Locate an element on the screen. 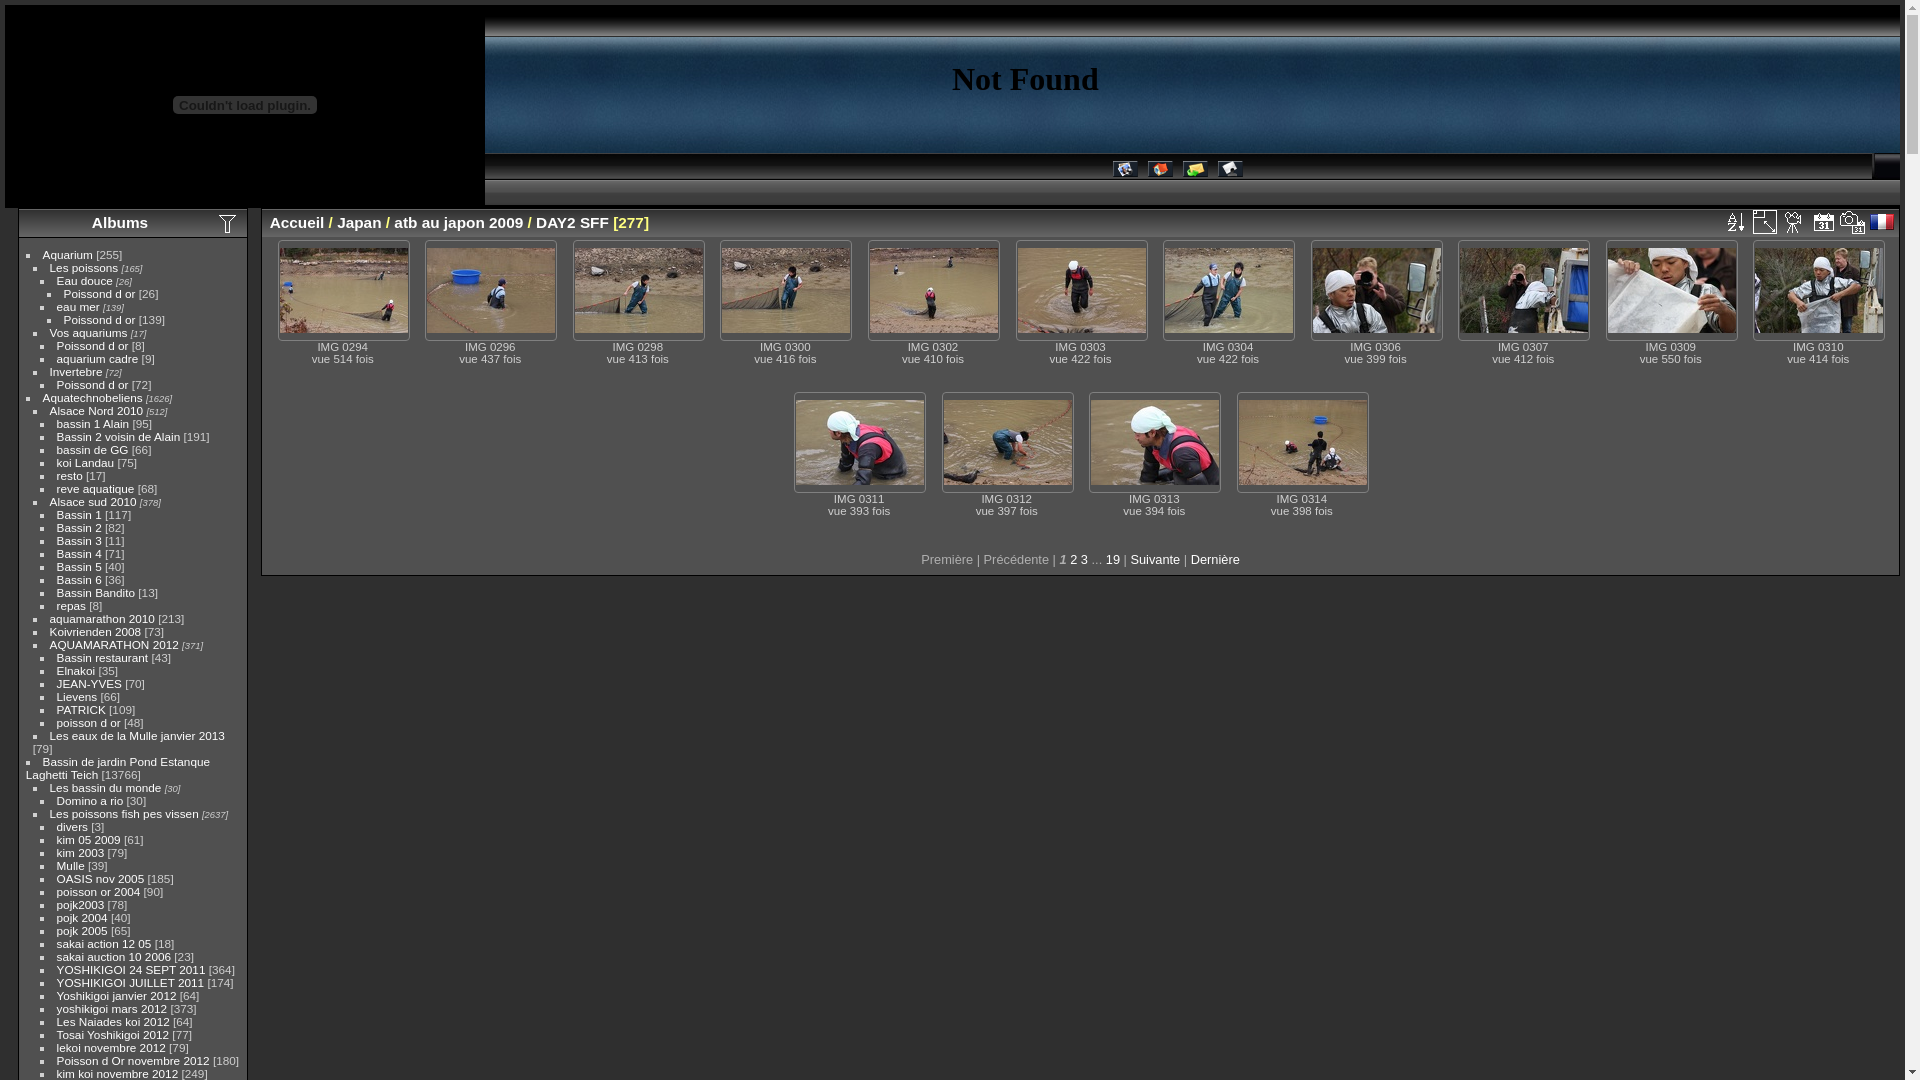 This screenshot has width=1920, height=1080. 'Album Membres ATB' is located at coordinates (1124, 171).